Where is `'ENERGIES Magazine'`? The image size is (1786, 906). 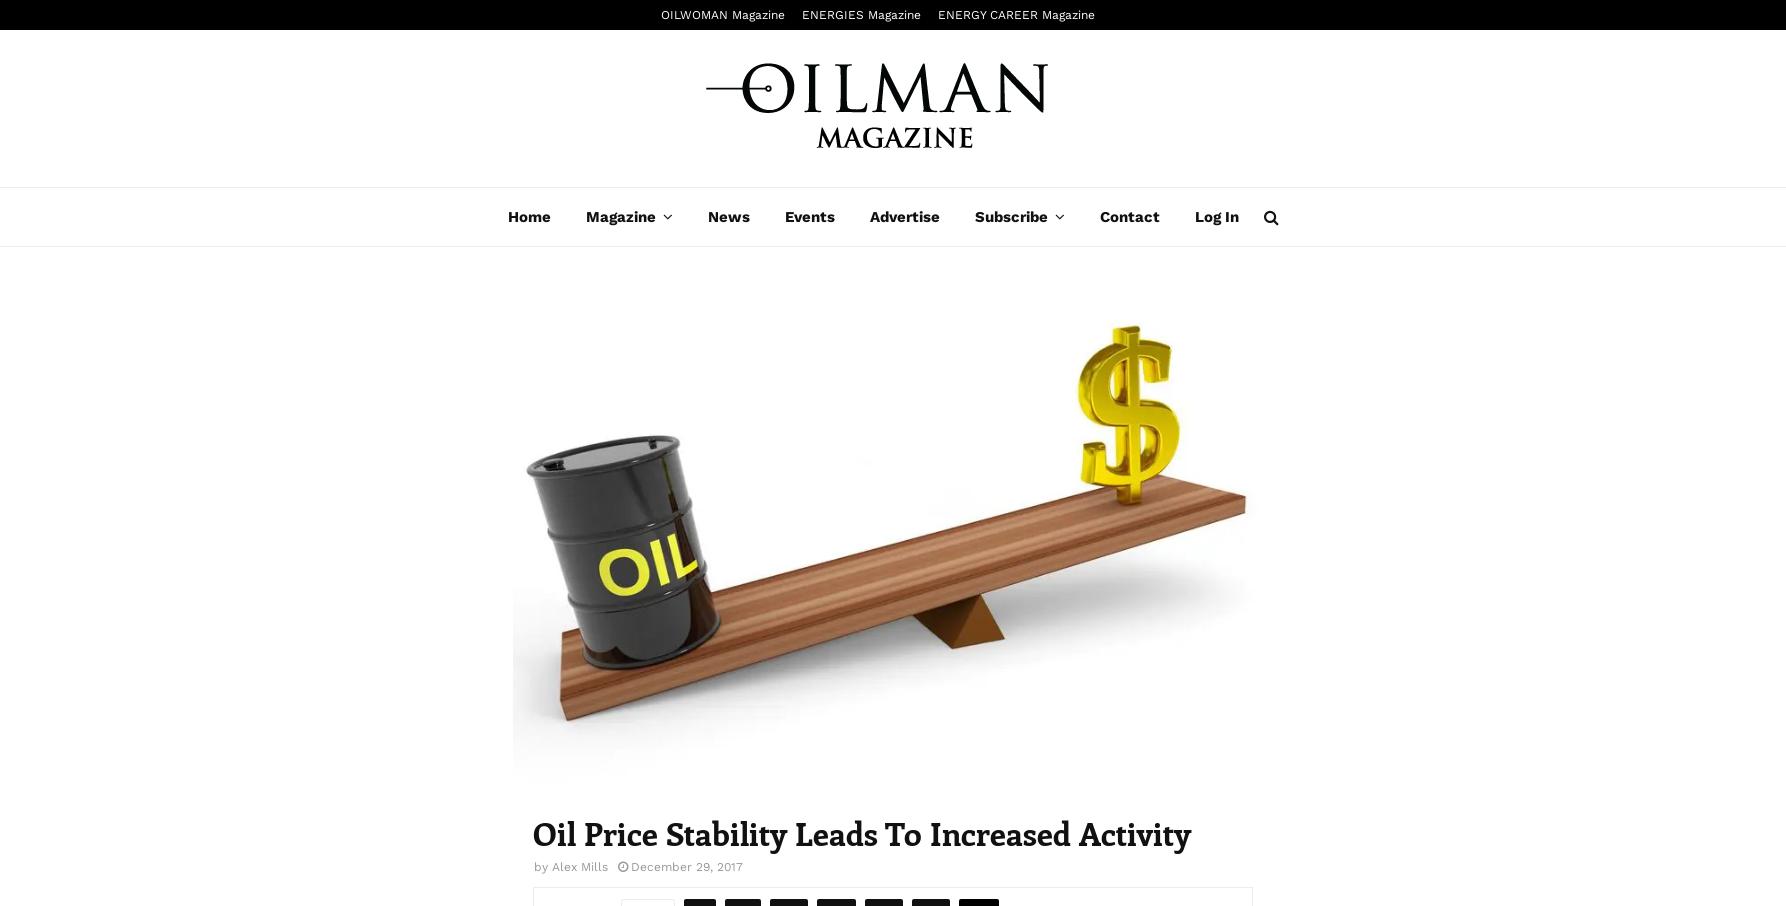
'ENERGIES Magazine' is located at coordinates (859, 14).